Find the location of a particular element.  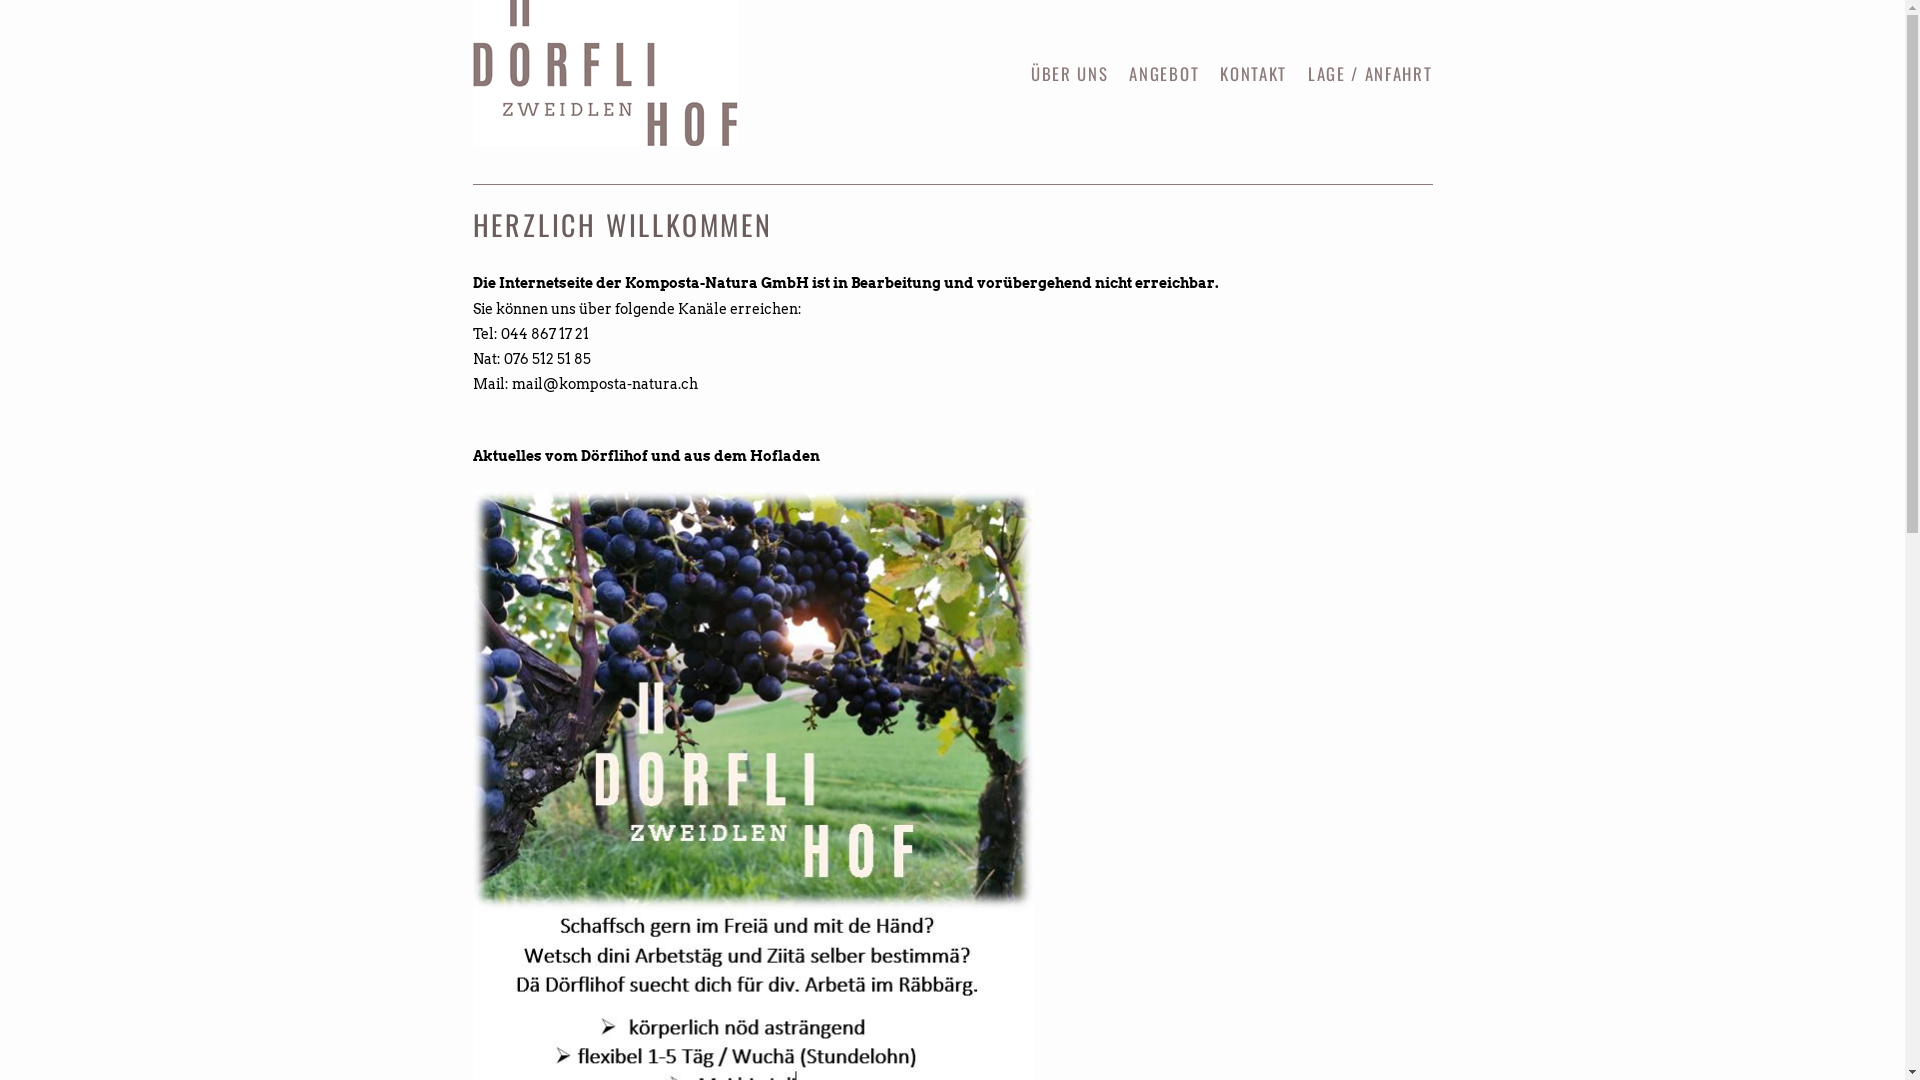

'LAGE / ANFAHRT' is located at coordinates (1369, 72).